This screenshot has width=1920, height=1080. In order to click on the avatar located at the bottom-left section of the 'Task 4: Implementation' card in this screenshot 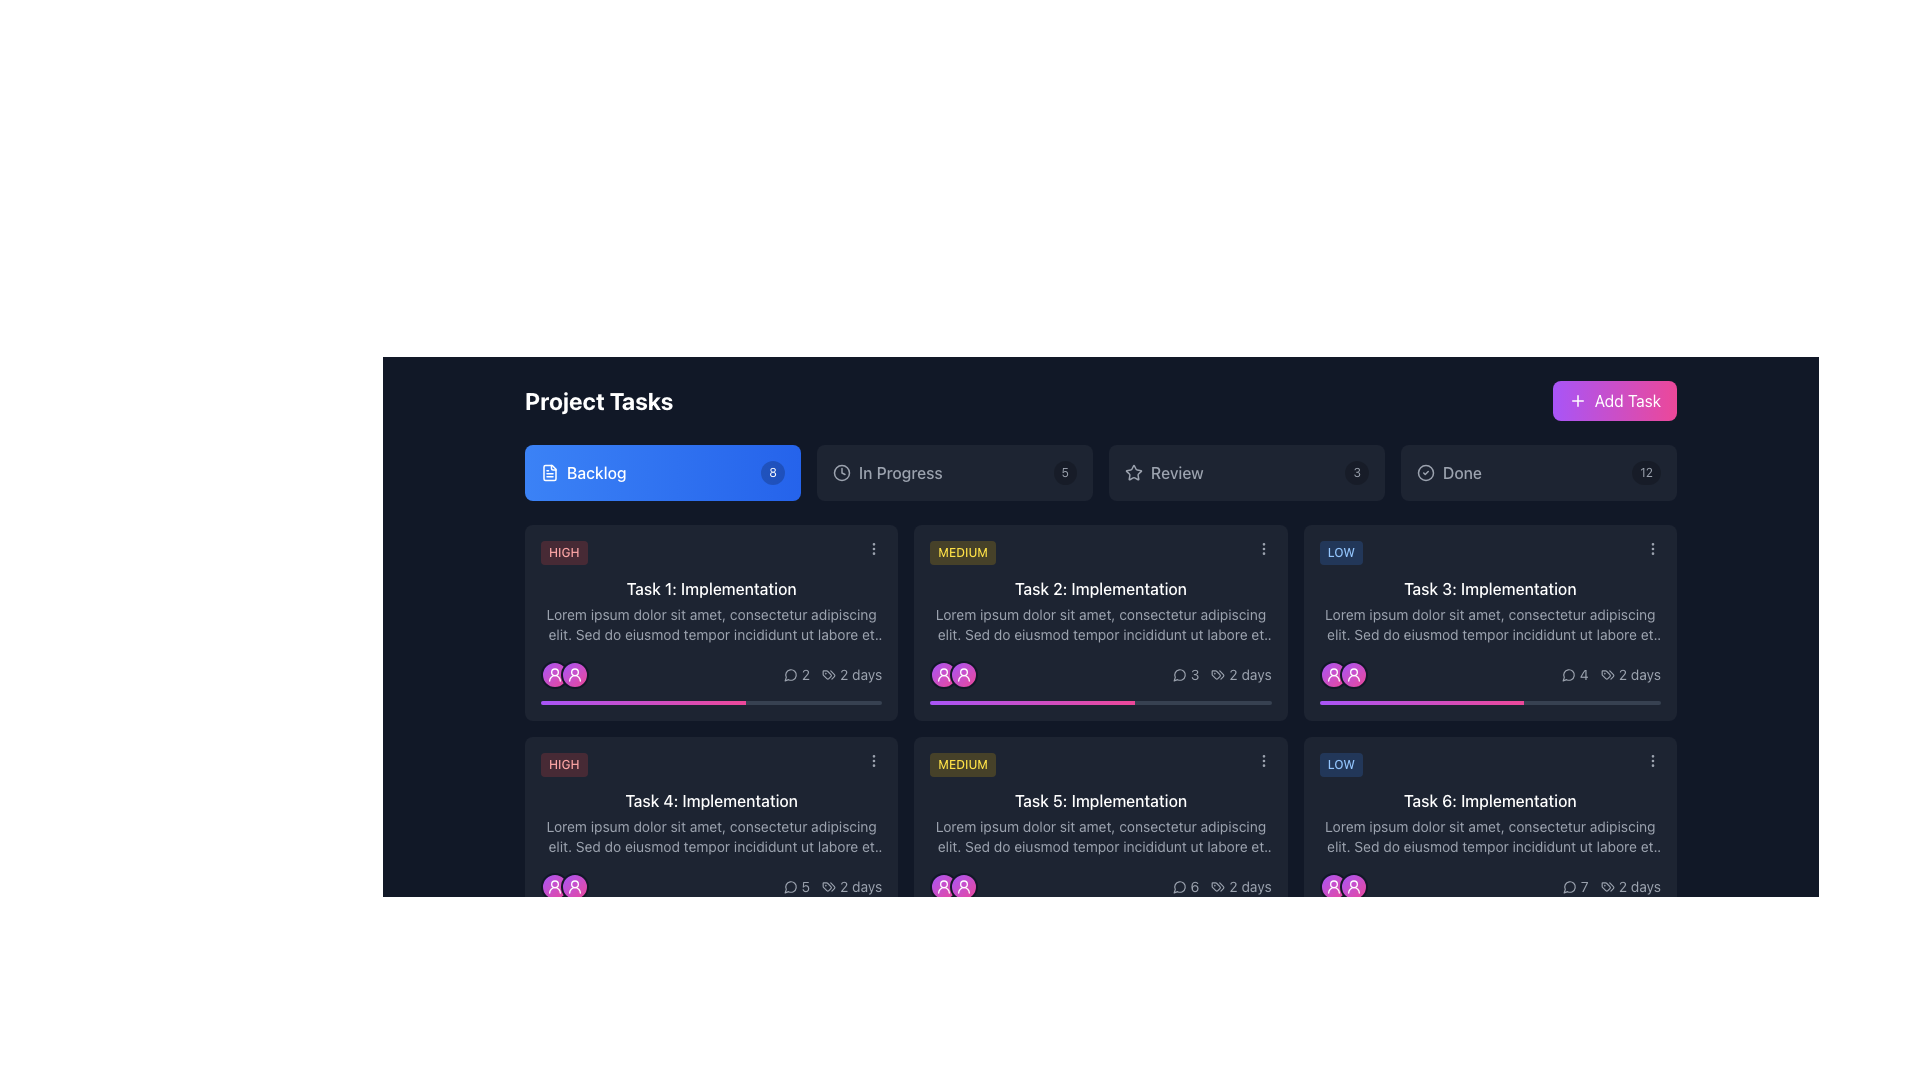, I will do `click(574, 886)`.